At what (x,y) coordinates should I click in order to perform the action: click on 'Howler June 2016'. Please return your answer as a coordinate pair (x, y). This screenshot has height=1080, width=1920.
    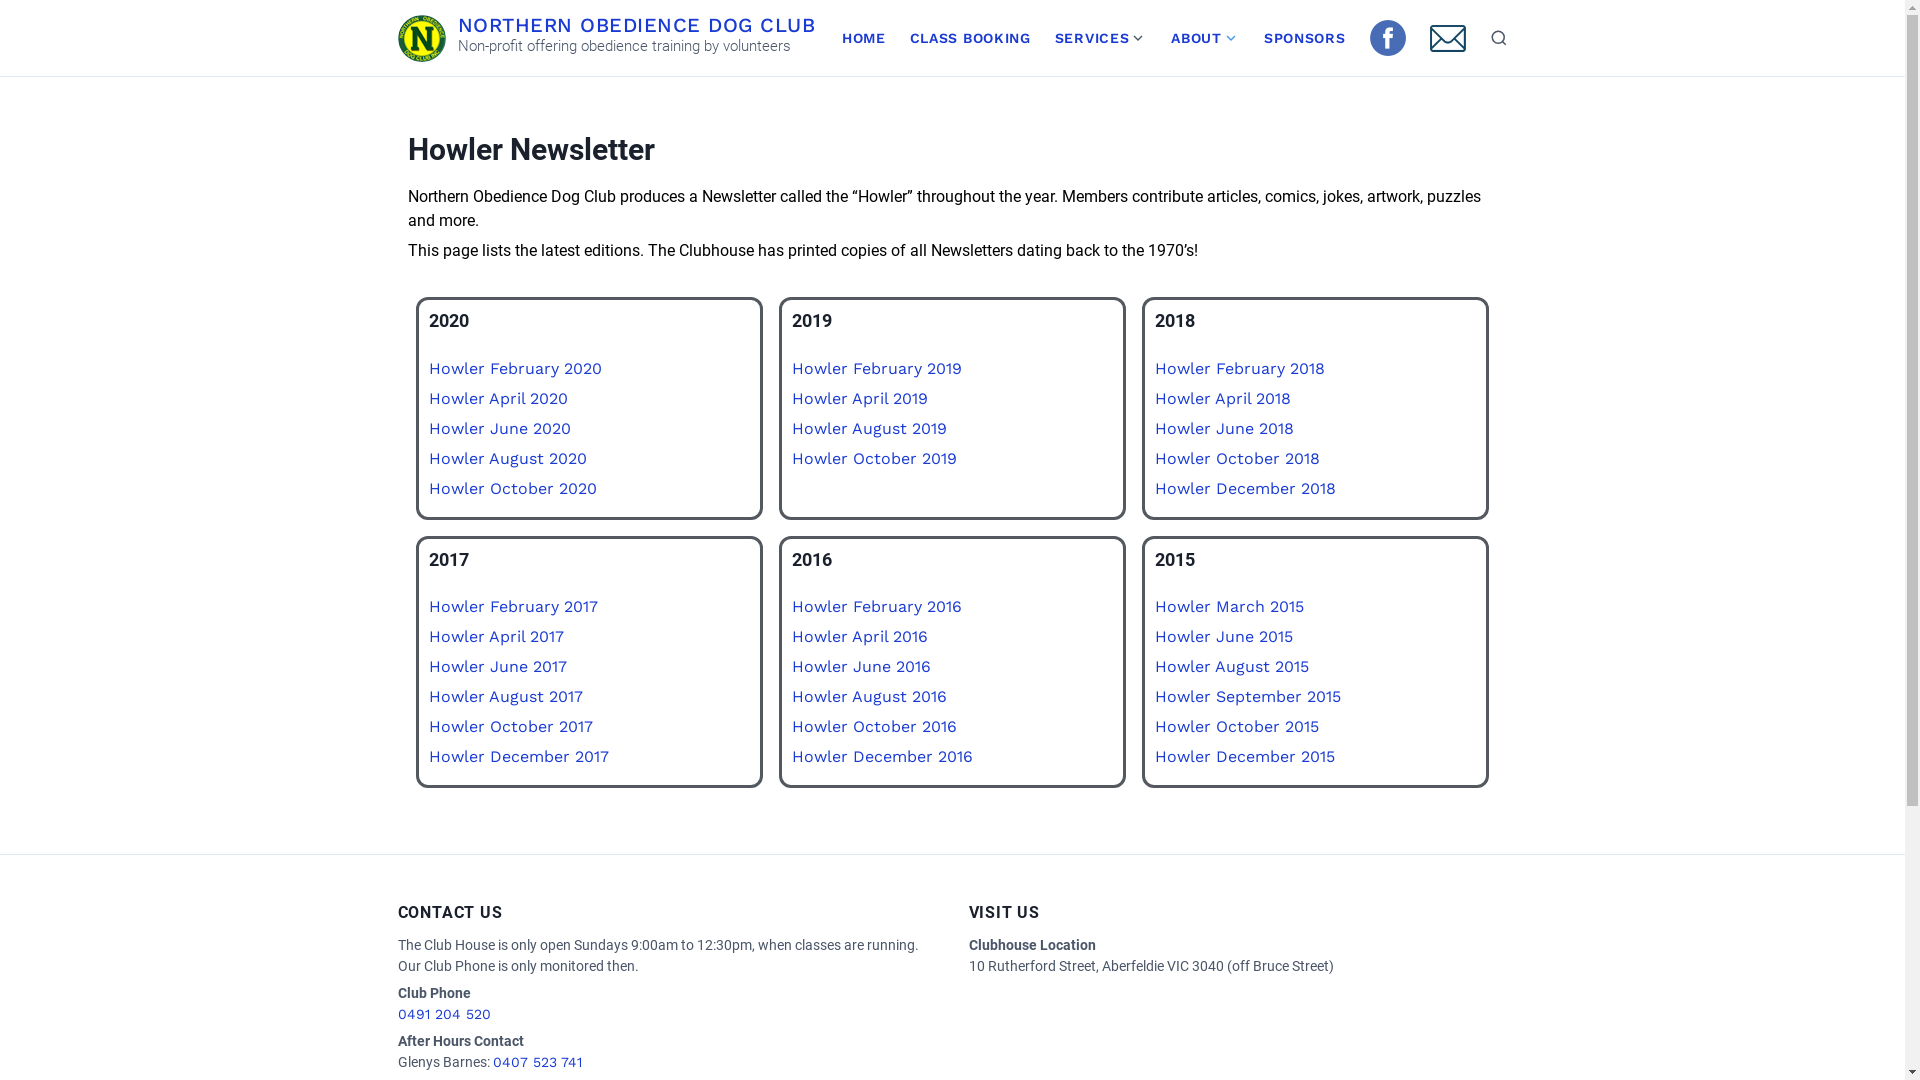
    Looking at the image, I should click on (861, 666).